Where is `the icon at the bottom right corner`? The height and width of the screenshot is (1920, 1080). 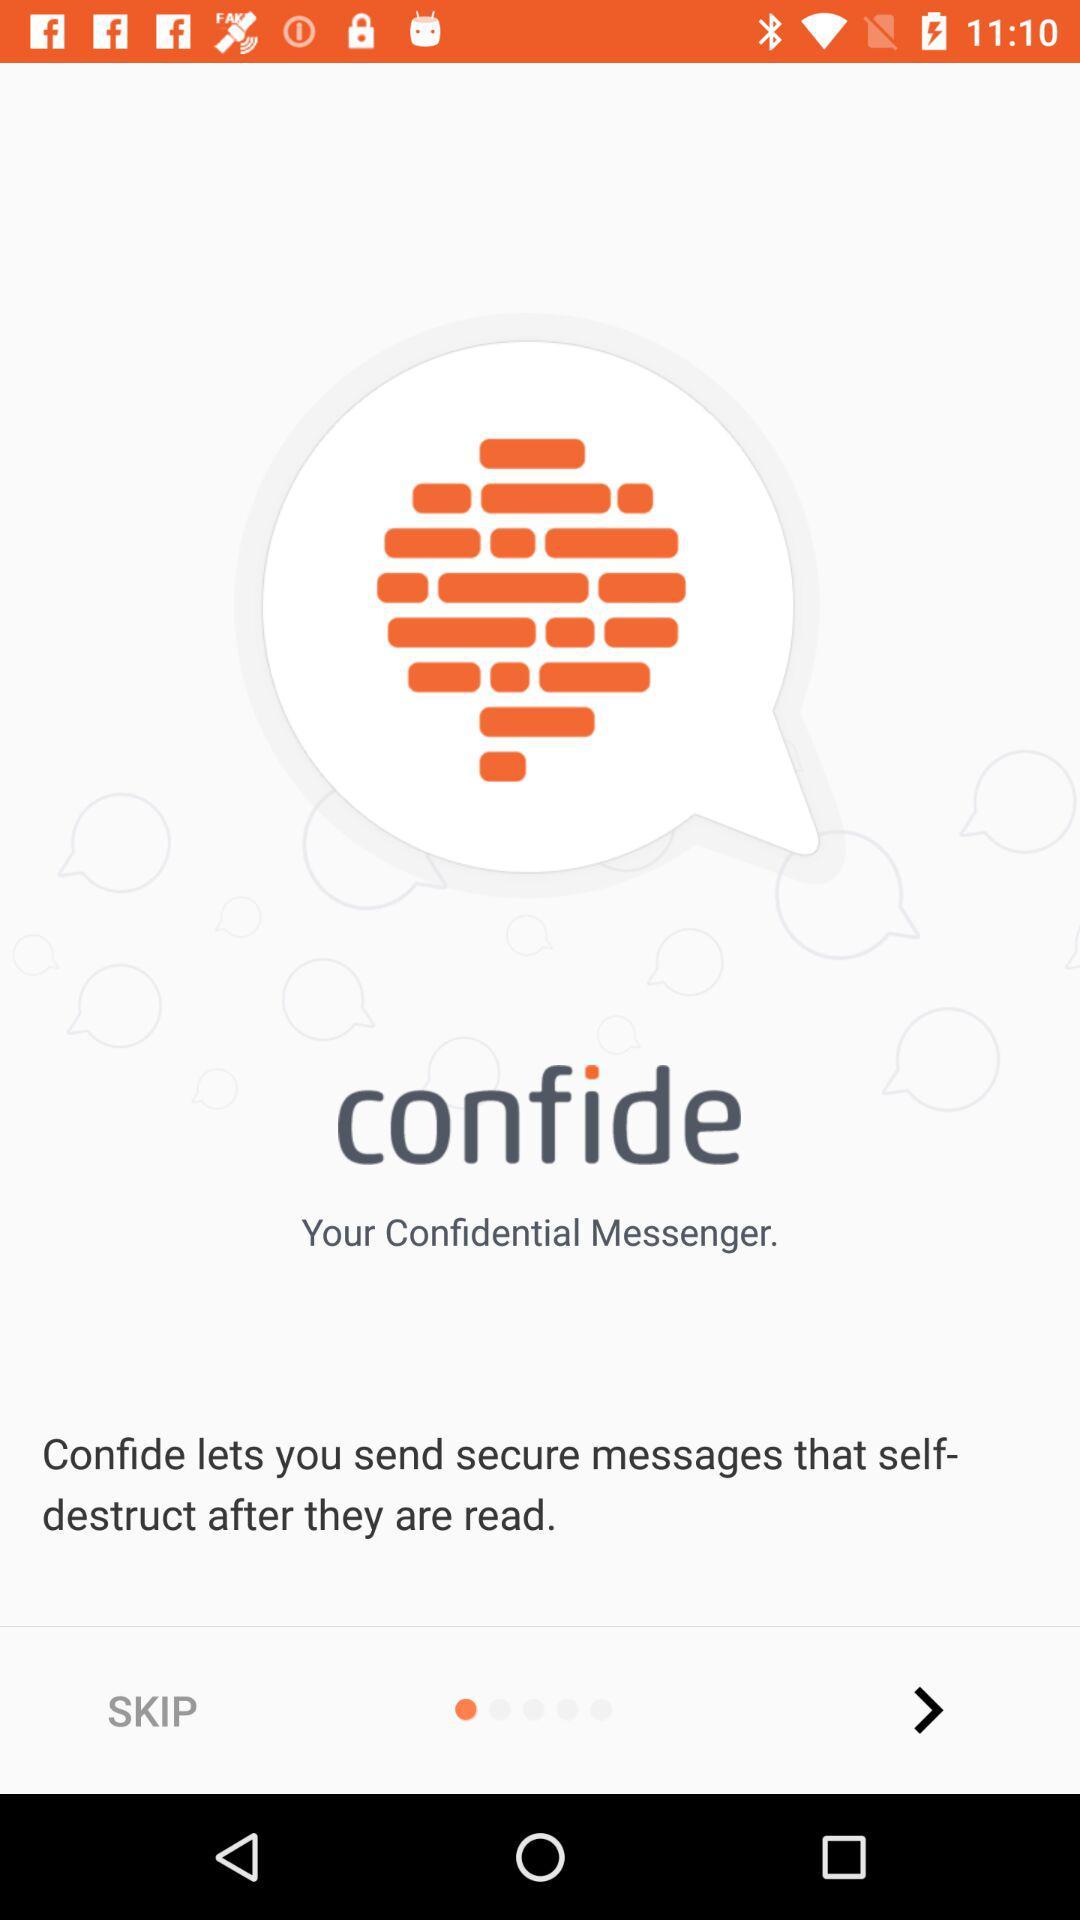
the icon at the bottom right corner is located at coordinates (927, 1709).